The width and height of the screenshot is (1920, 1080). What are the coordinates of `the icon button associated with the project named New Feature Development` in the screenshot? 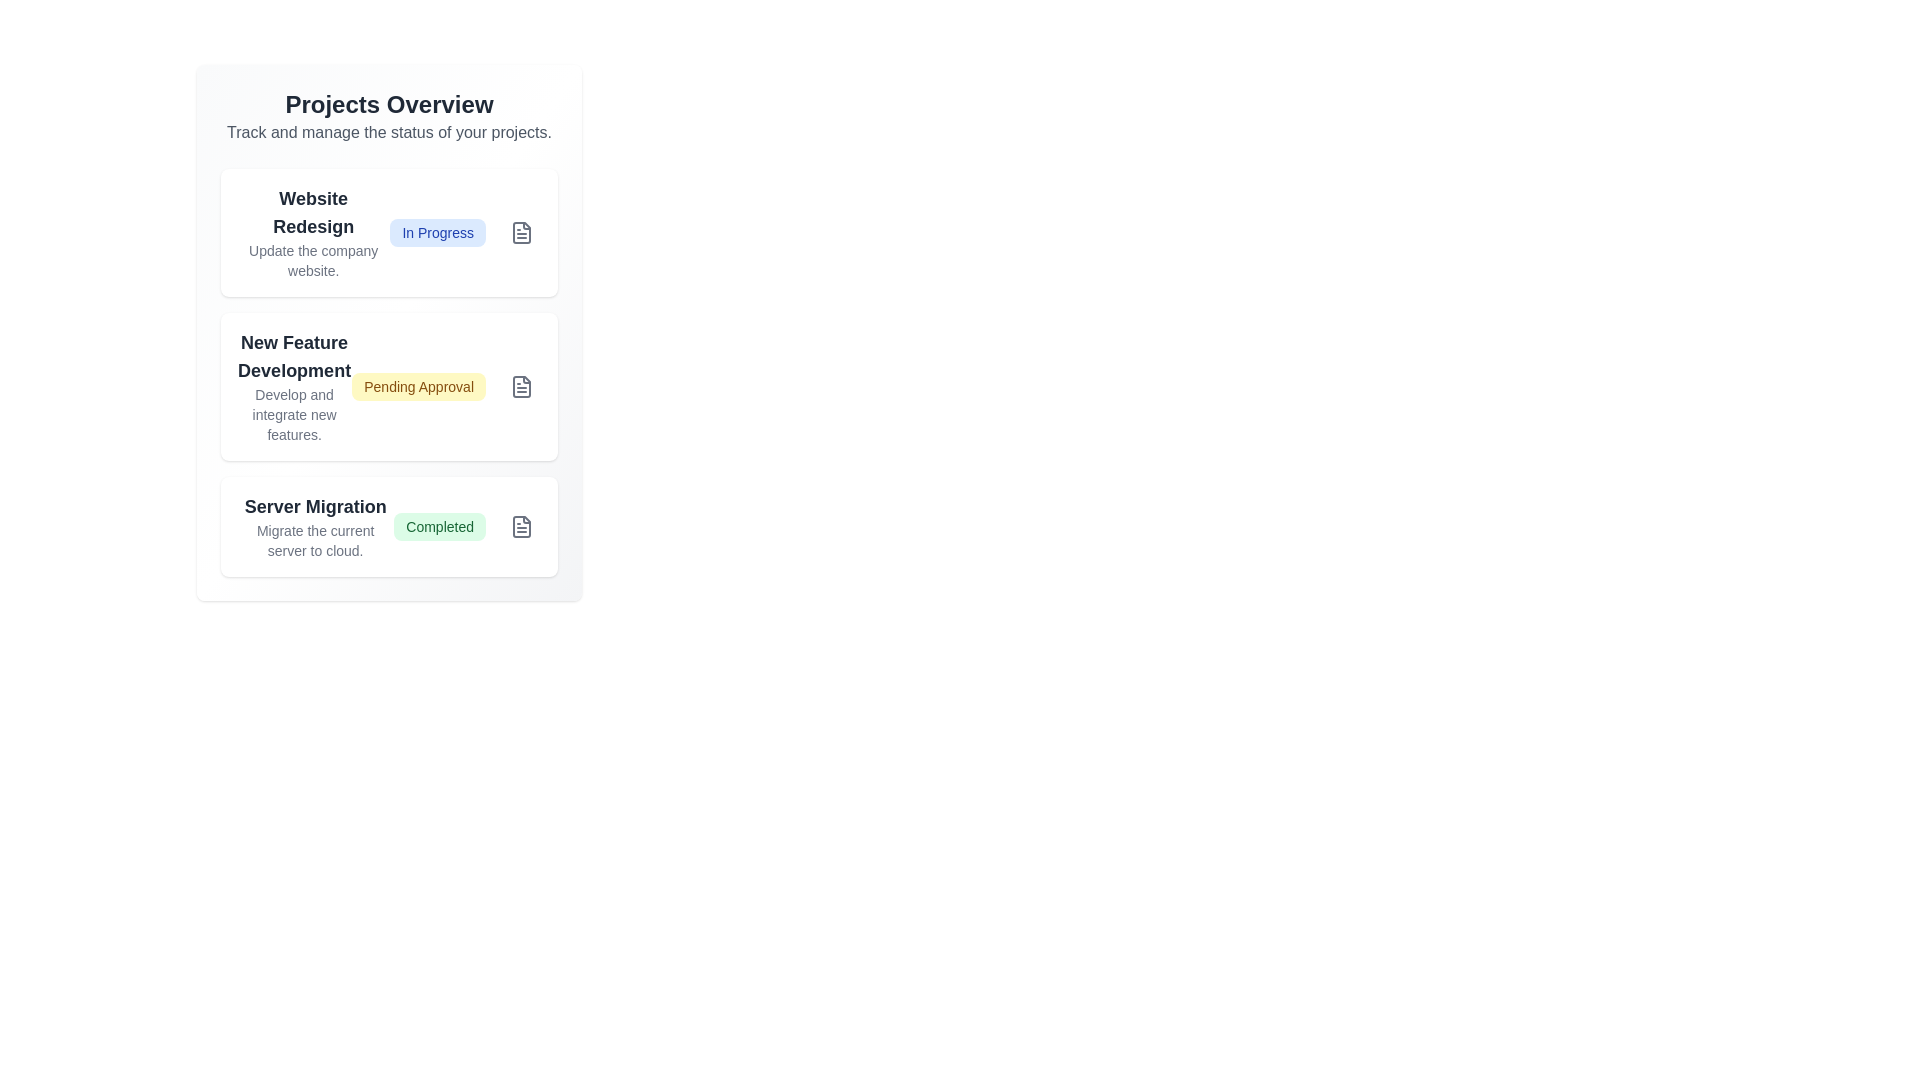 It's located at (522, 386).